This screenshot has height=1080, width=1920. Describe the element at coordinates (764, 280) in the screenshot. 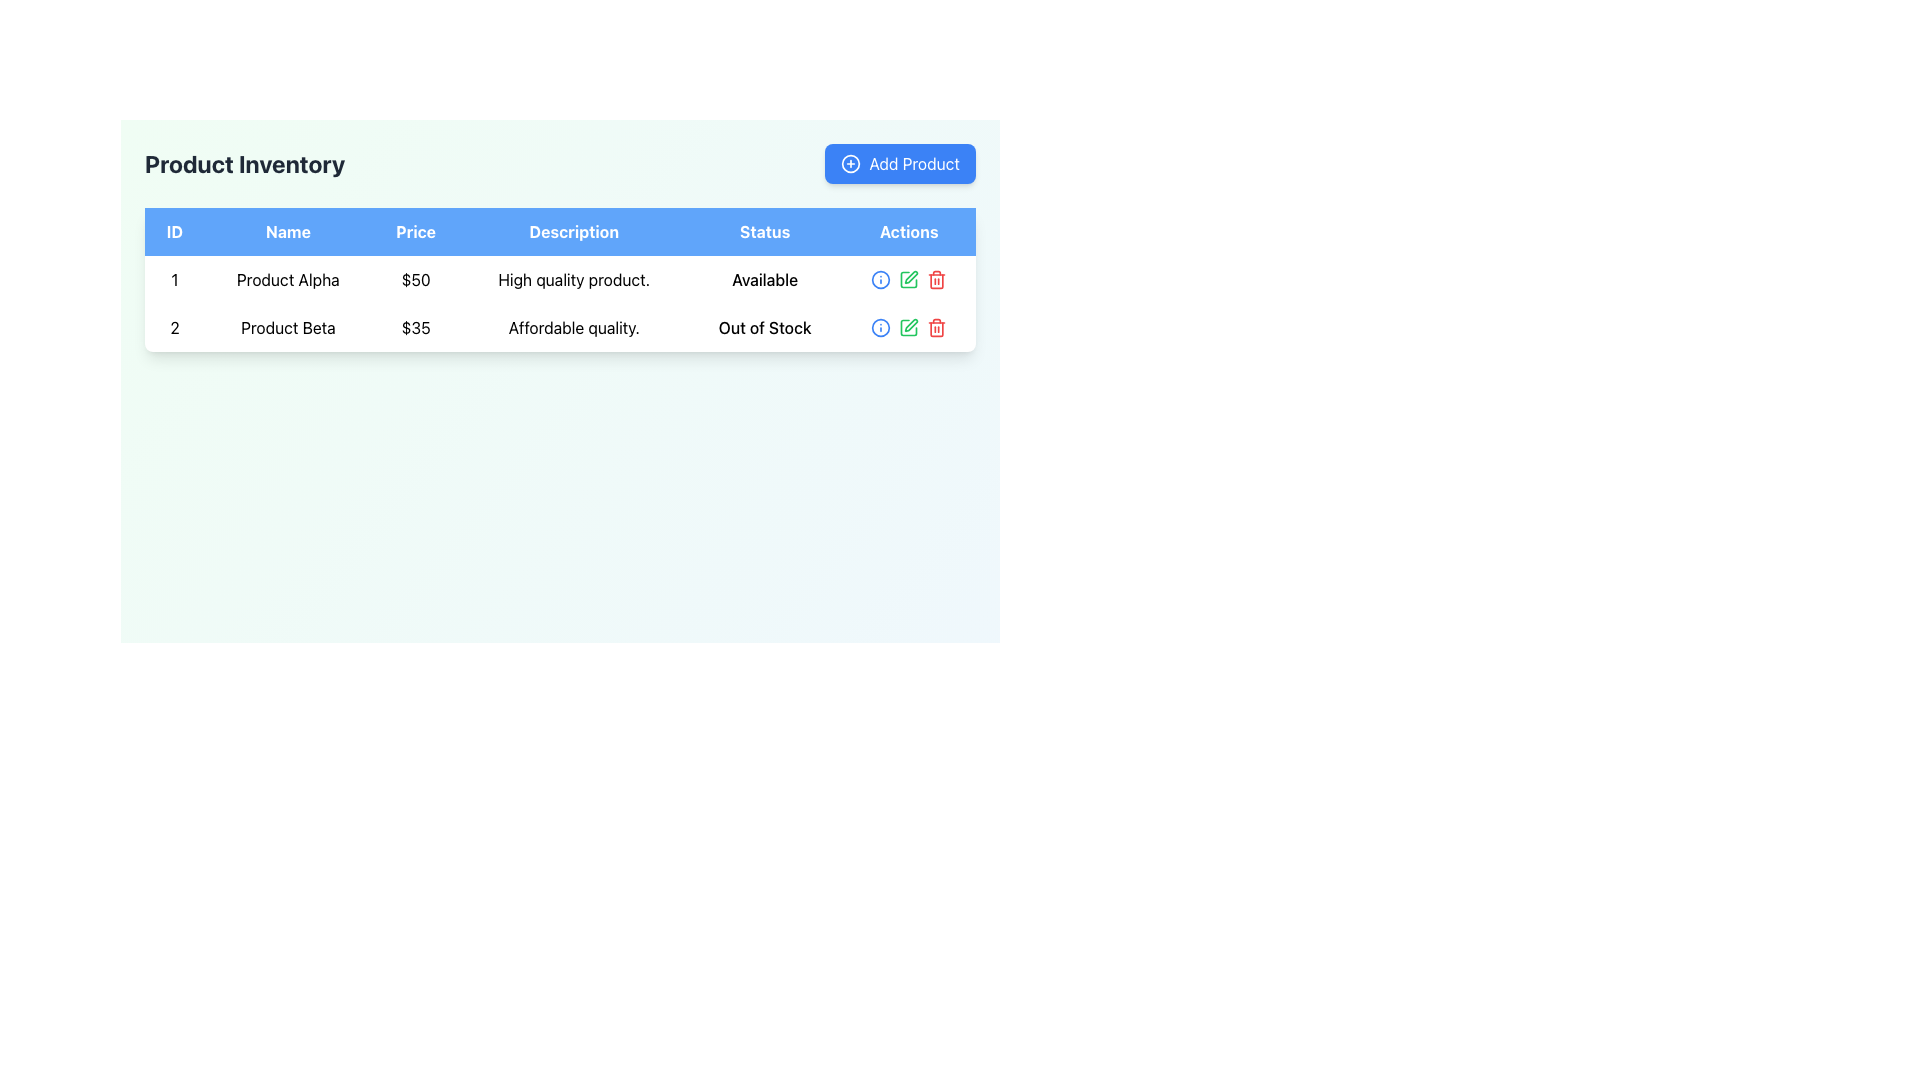

I see `the 'Available' text label in the 'Status' column of the product inventory table` at that location.